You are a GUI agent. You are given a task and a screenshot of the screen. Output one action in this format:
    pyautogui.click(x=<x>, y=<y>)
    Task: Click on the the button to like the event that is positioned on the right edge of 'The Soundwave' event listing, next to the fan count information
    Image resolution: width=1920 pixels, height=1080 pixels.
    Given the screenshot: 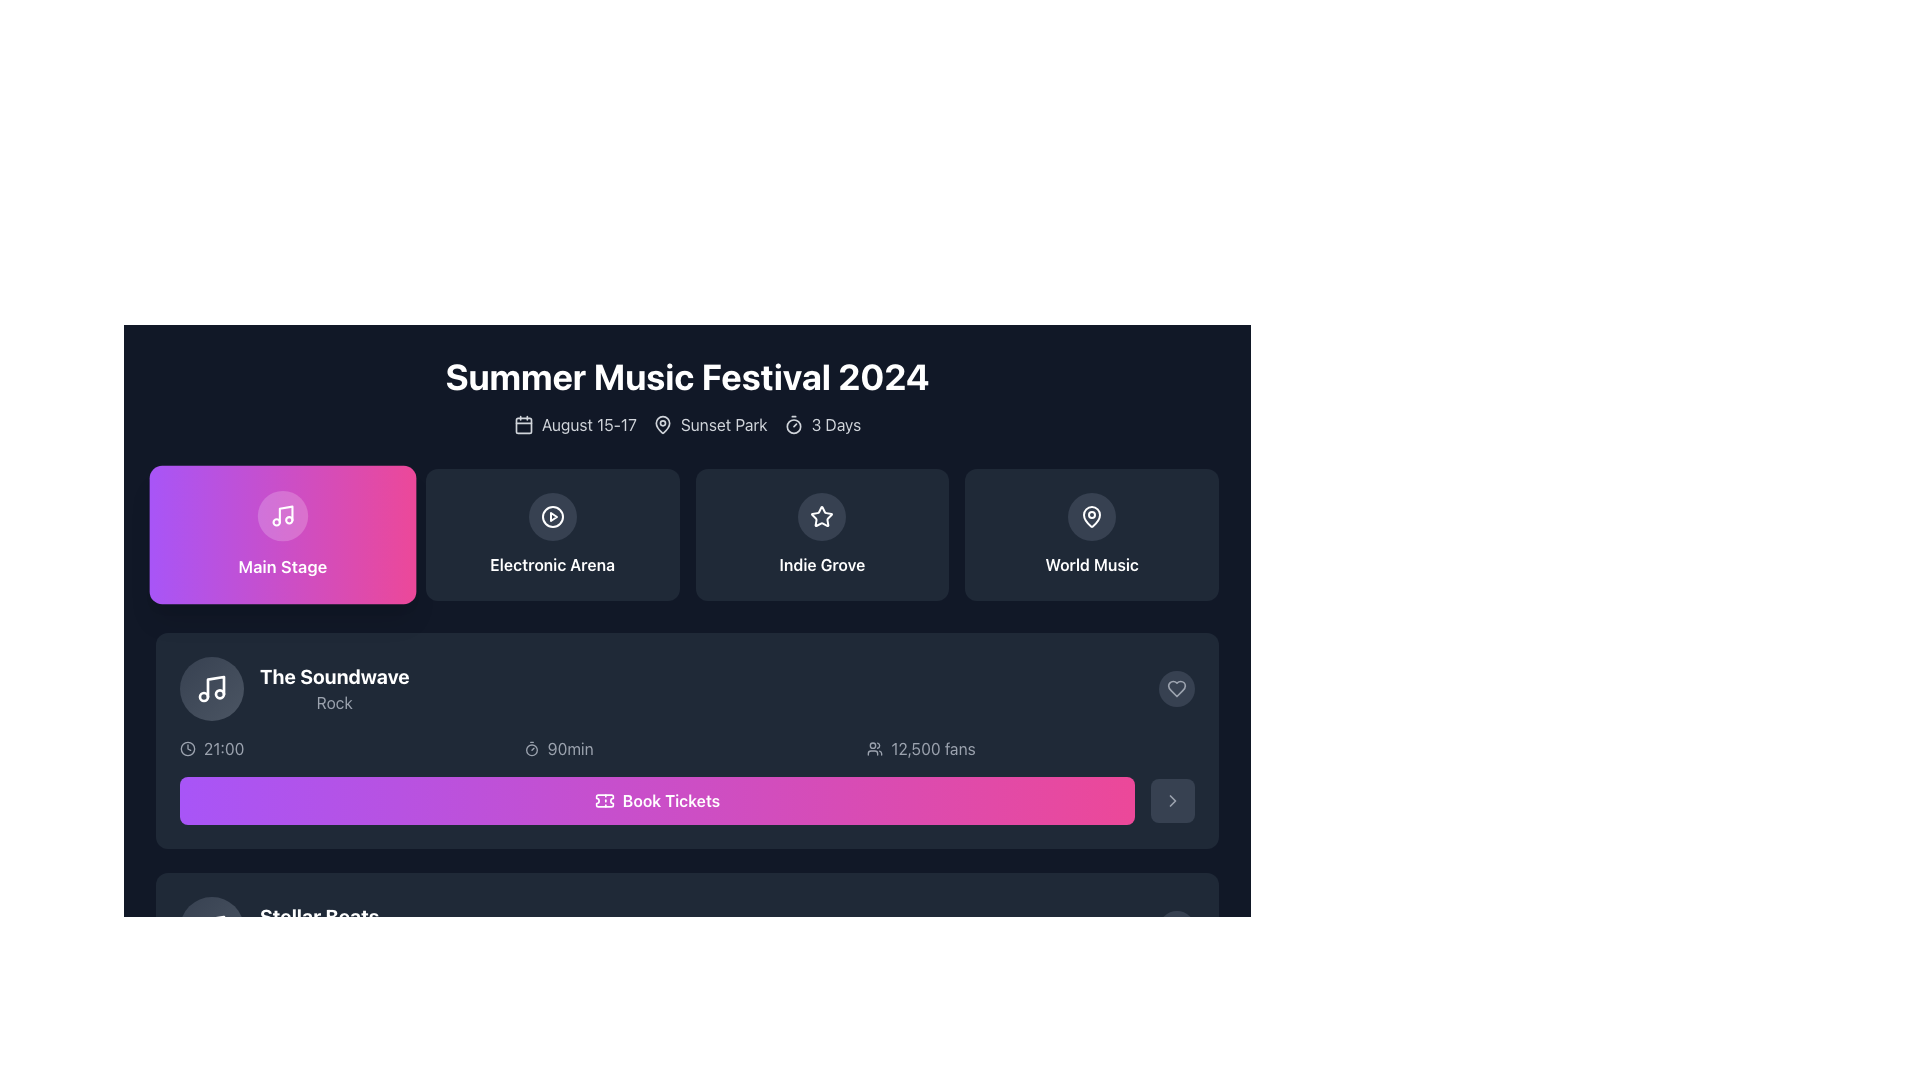 What is the action you would take?
    pyautogui.click(x=1176, y=688)
    